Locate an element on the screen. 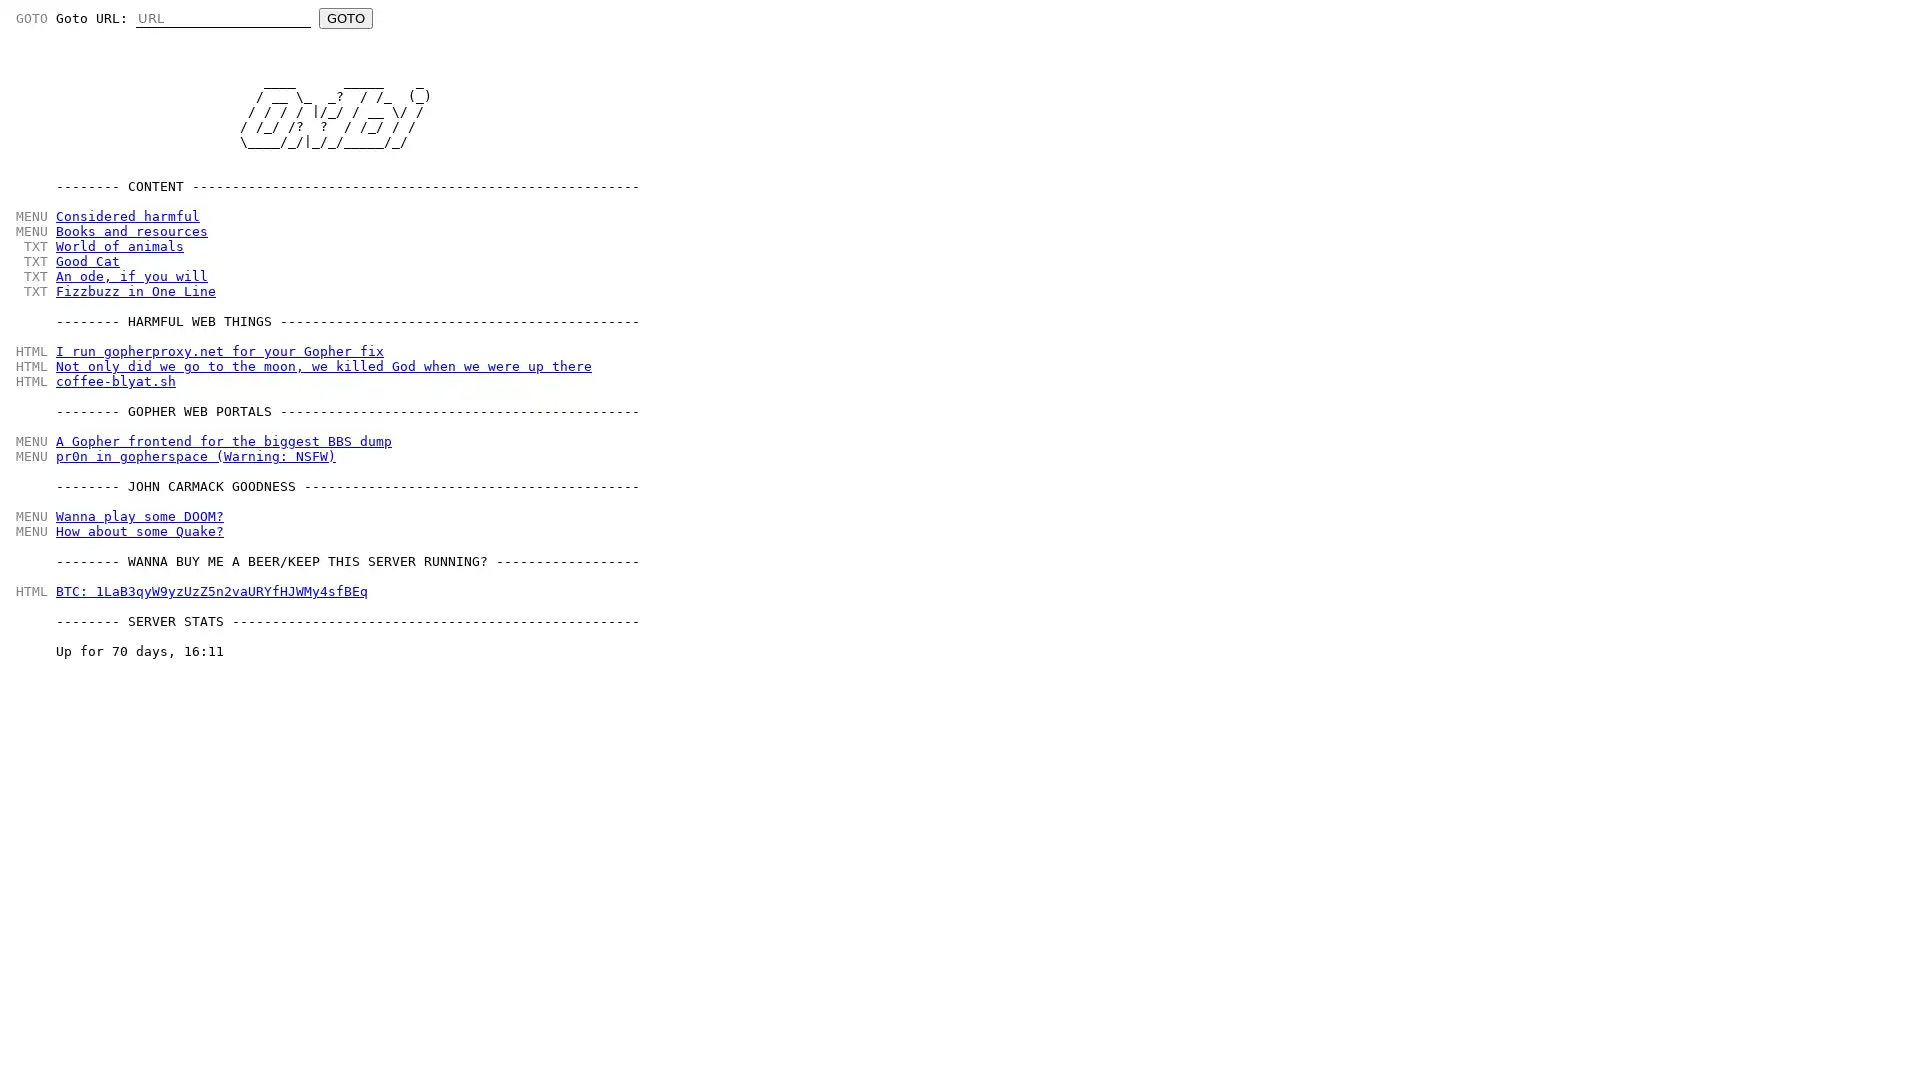 The height and width of the screenshot is (1080, 1920). GOTO is located at coordinates (345, 18).